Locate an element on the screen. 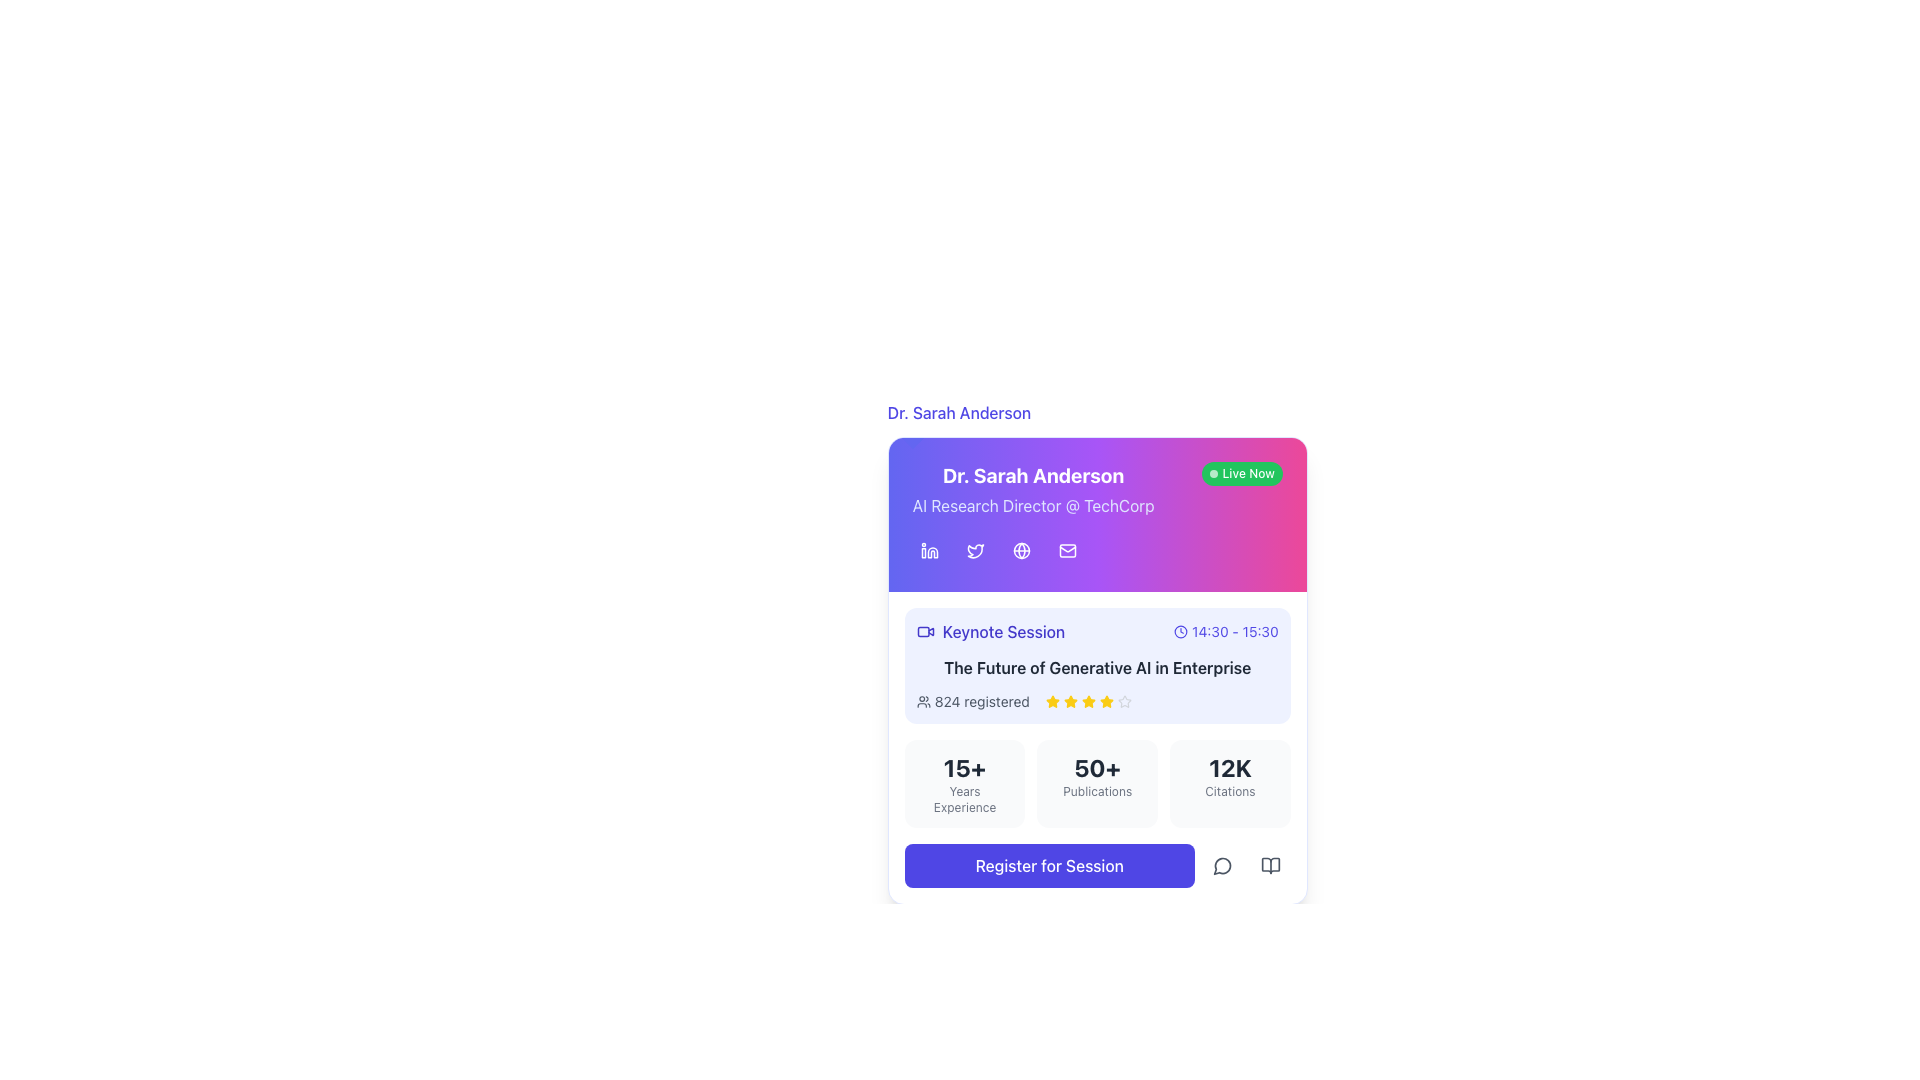  the Label with the video camera icon and 'Keynote Session' text by moving the cursor to its center point is located at coordinates (990, 632).